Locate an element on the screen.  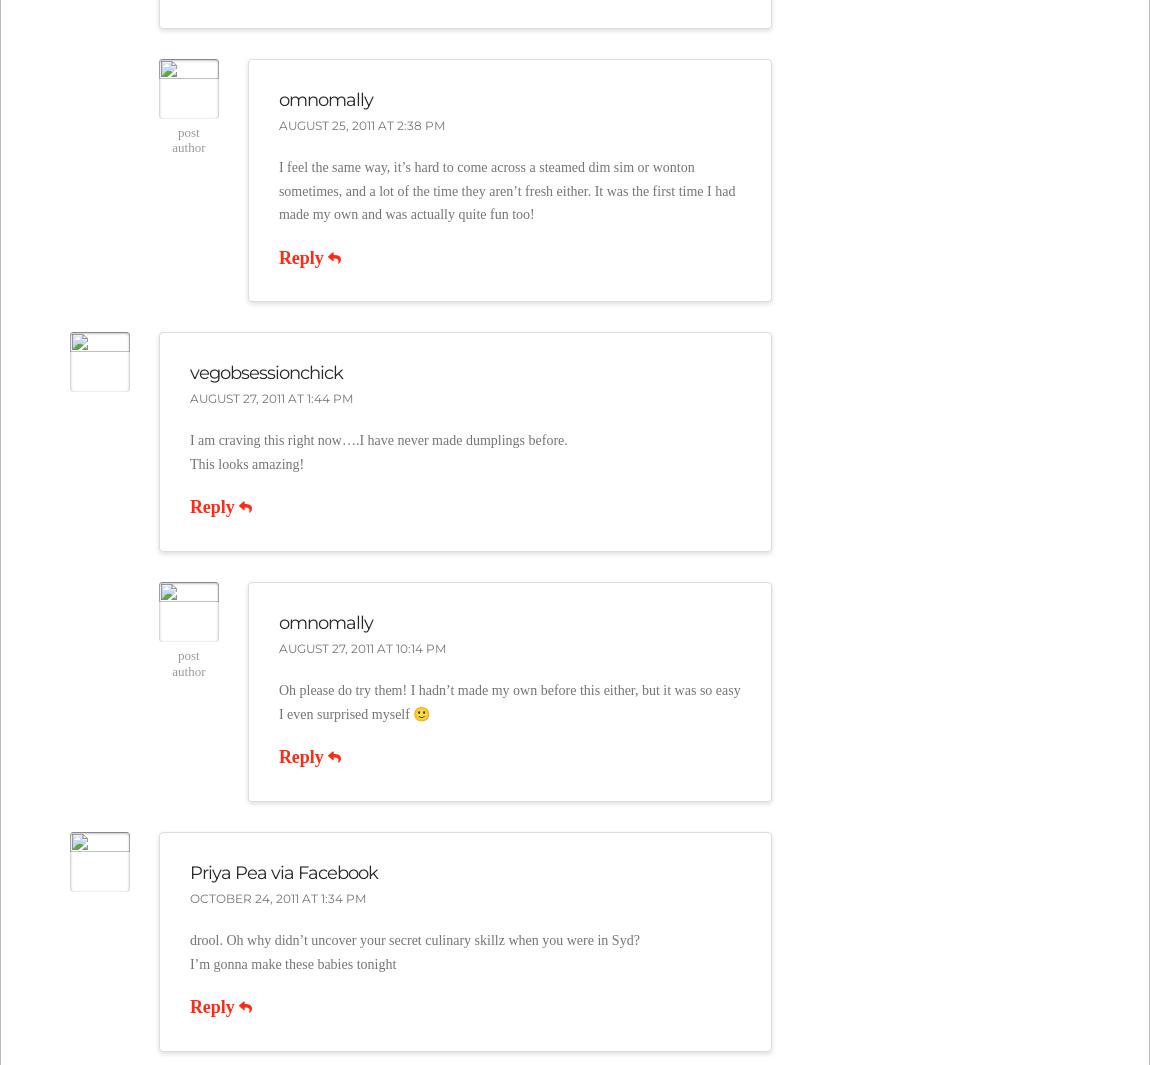
'October 24, 2011 at 1:34 pm' is located at coordinates (276, 897).